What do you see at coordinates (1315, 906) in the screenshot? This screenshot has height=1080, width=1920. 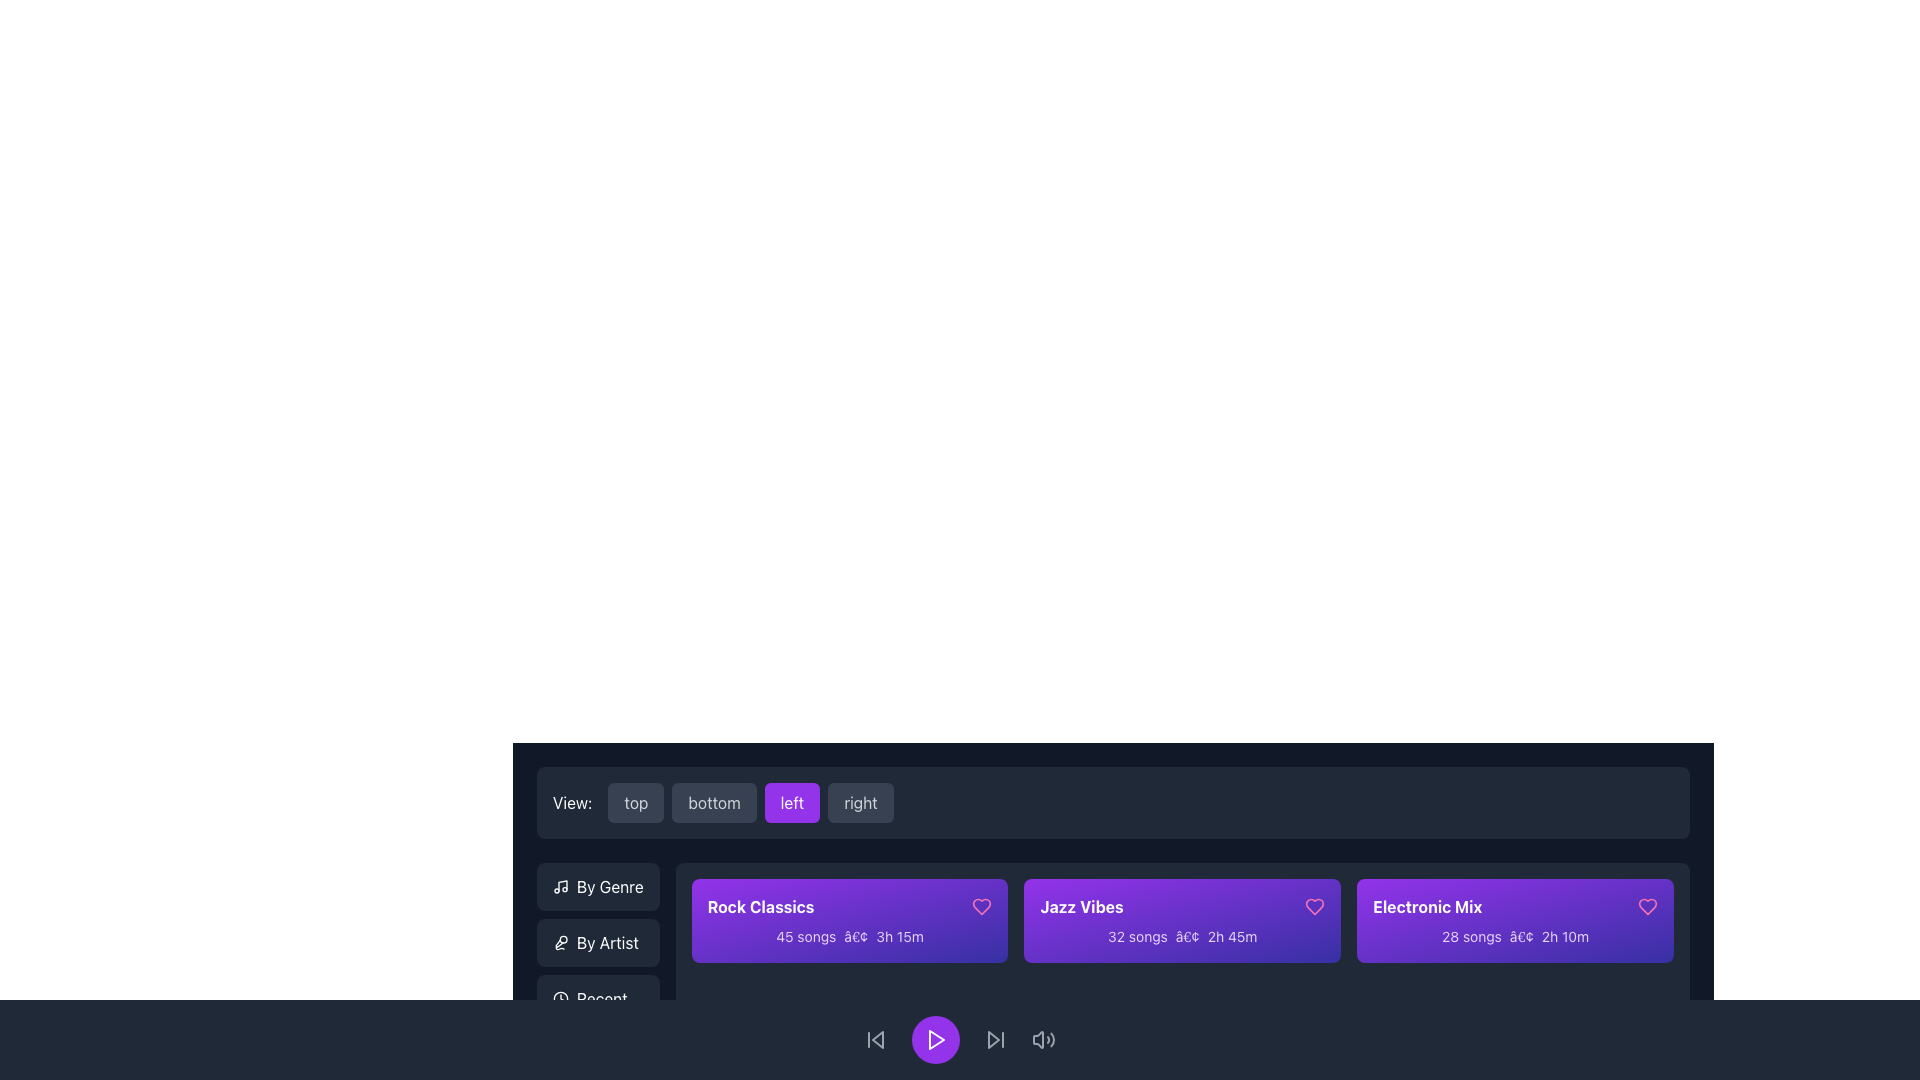 I see `the heart icon with a pink outline located in the top-right corner of the 'Jazz Vibes' card` at bounding box center [1315, 906].